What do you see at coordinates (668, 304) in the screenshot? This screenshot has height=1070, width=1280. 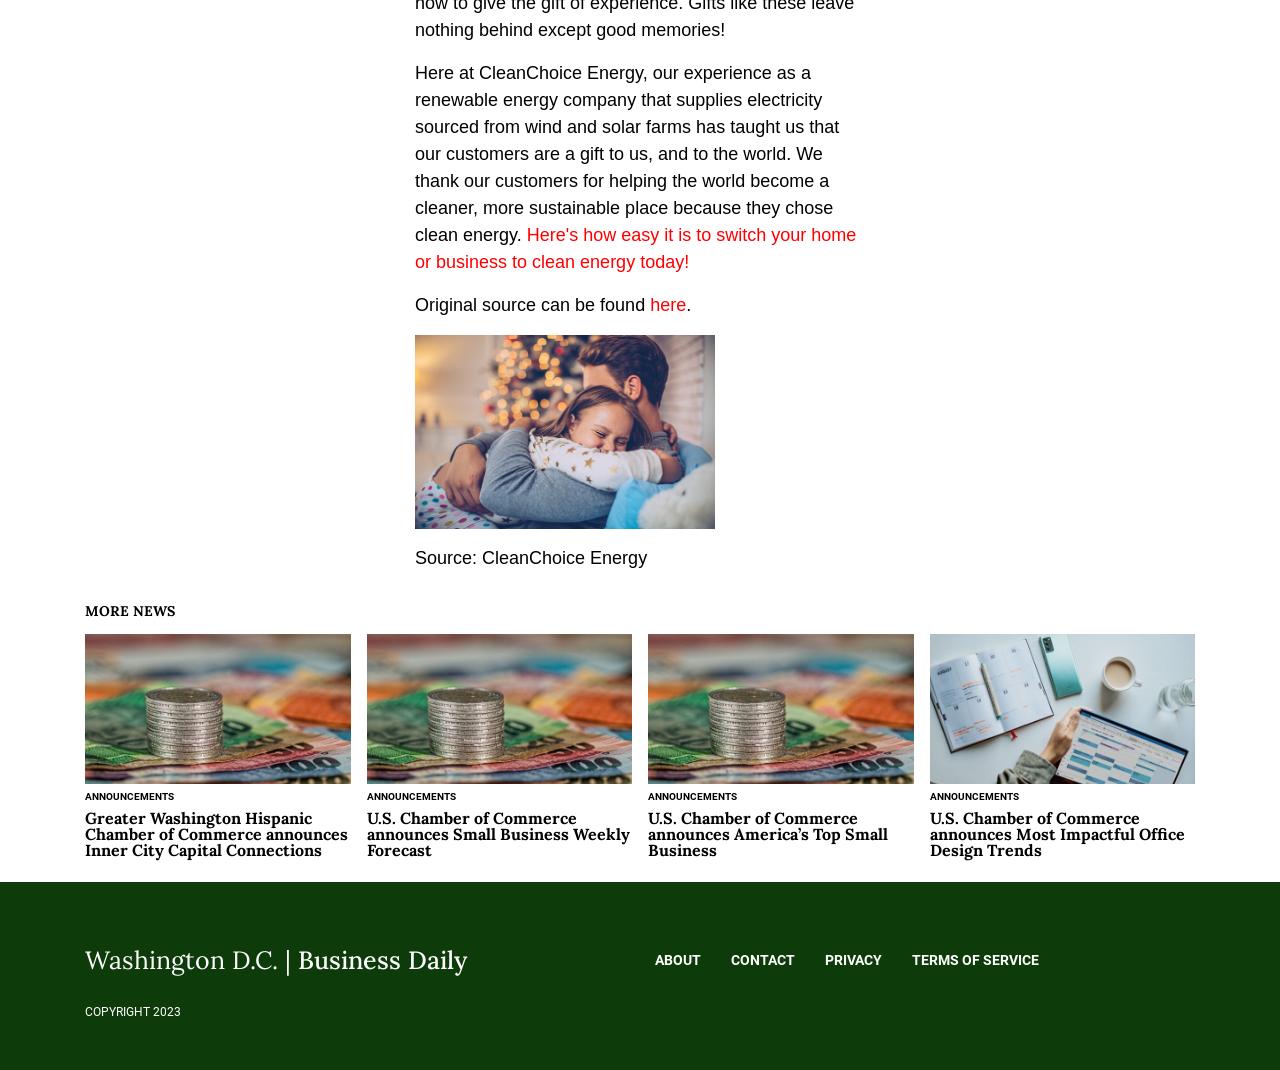 I see `'here'` at bounding box center [668, 304].